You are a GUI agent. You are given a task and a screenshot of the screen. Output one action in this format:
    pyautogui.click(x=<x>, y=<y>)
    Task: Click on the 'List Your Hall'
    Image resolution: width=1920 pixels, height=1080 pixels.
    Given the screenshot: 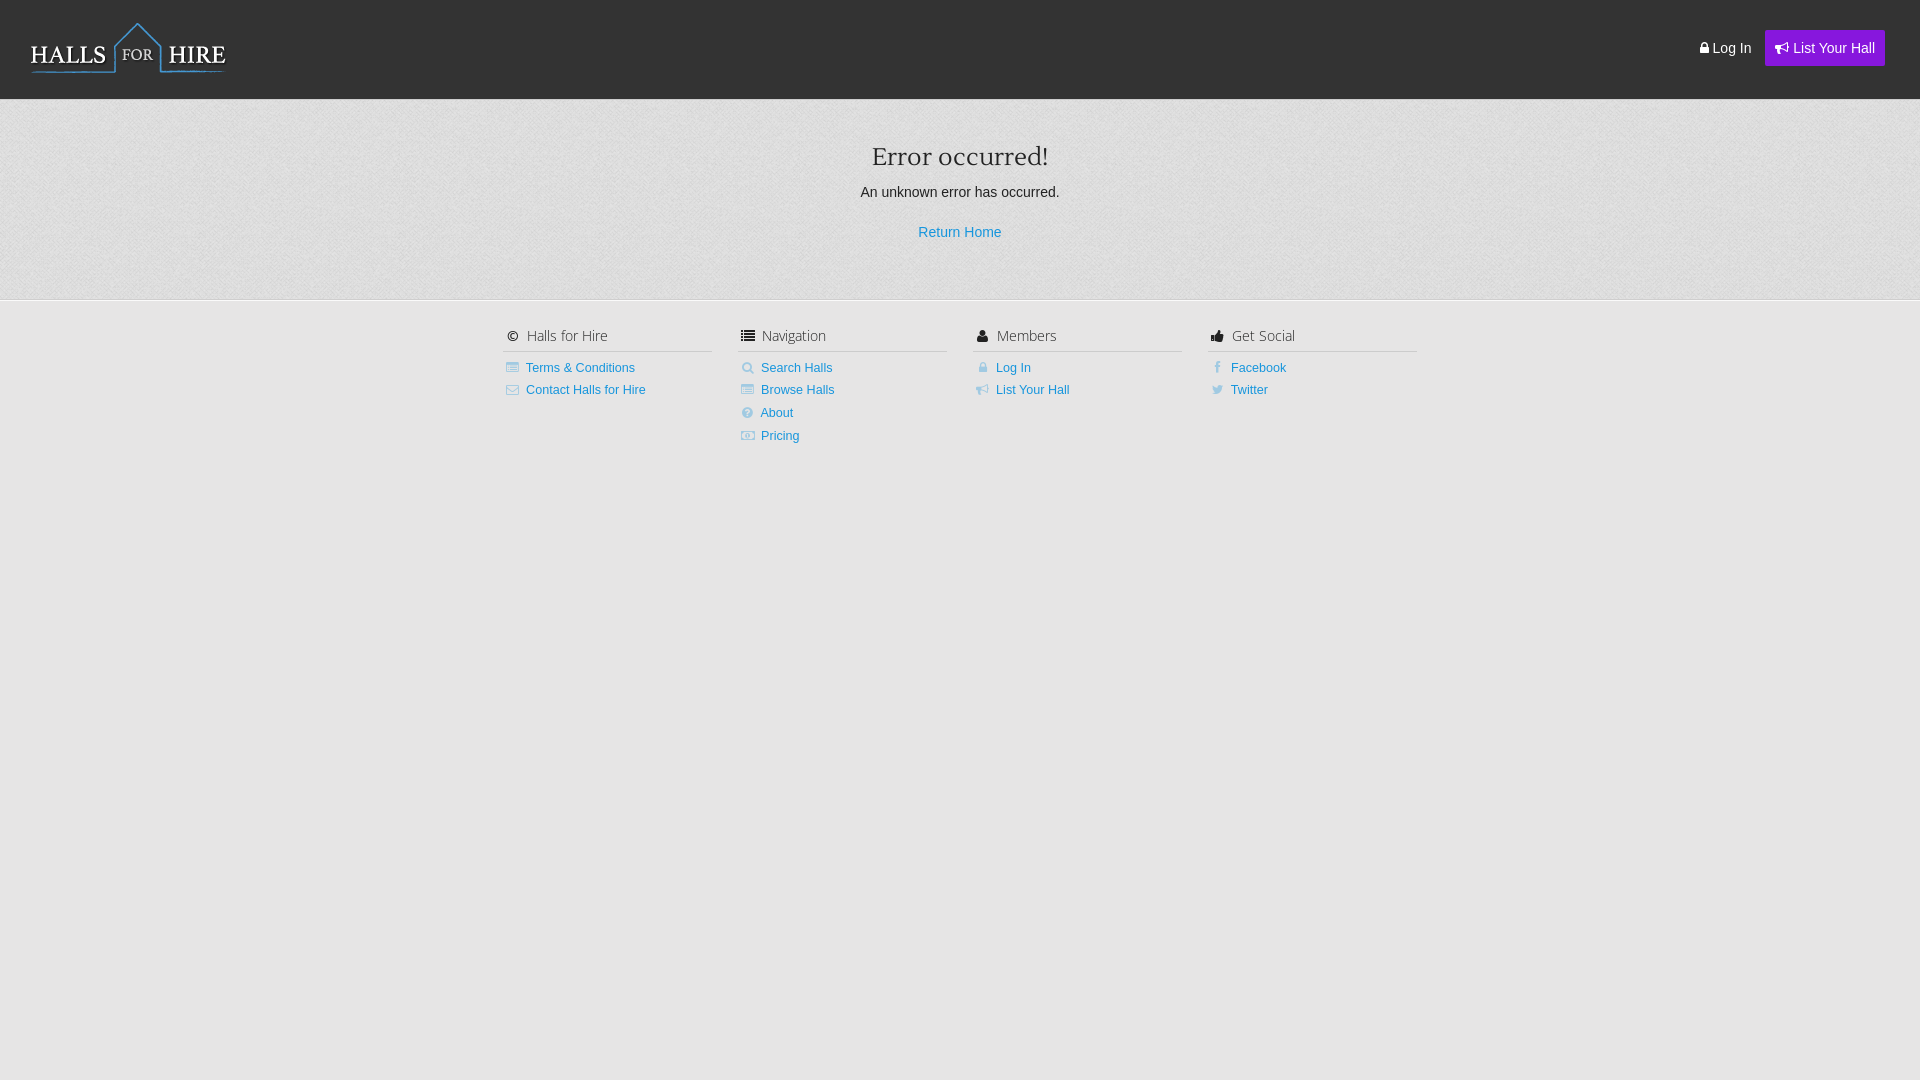 What is the action you would take?
    pyautogui.click(x=1824, y=46)
    